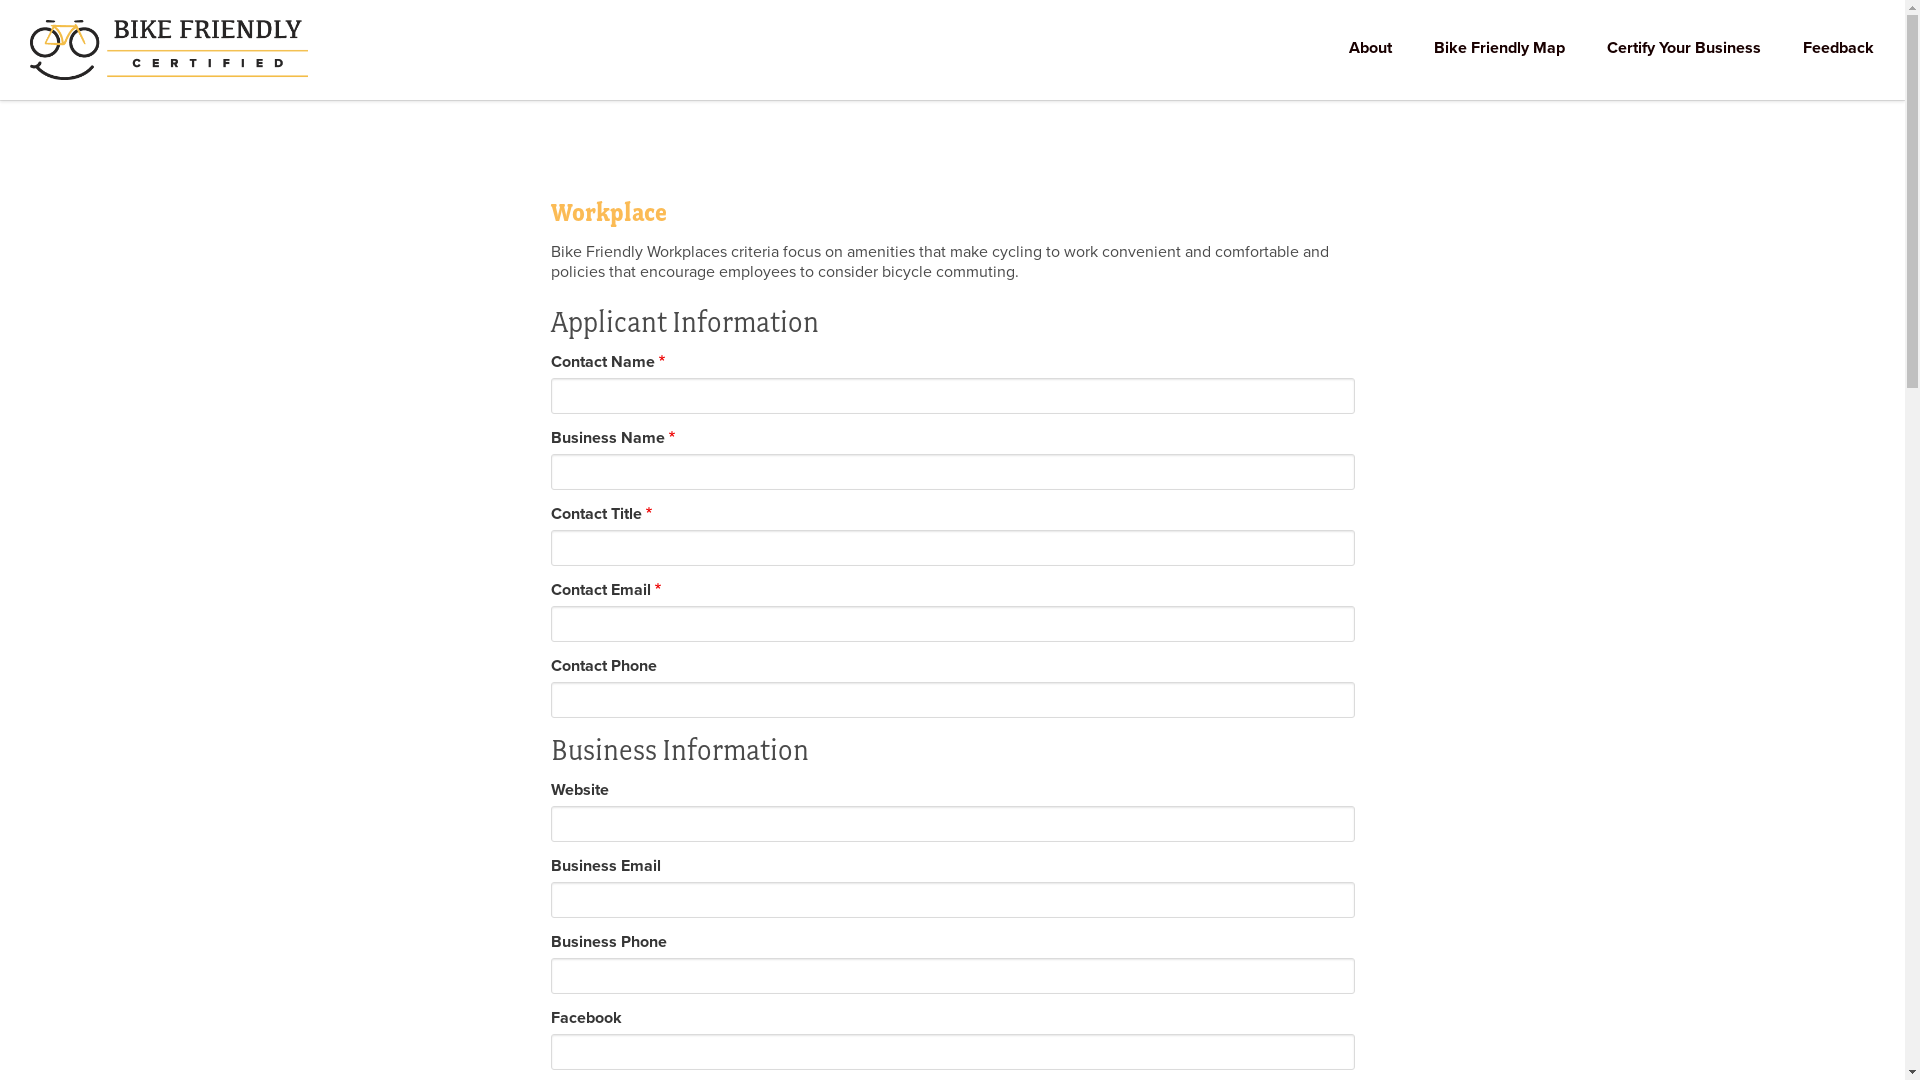 The height and width of the screenshot is (1080, 1920). Describe the element at coordinates (1683, 49) in the screenshot. I see `'Certify Your Business'` at that location.